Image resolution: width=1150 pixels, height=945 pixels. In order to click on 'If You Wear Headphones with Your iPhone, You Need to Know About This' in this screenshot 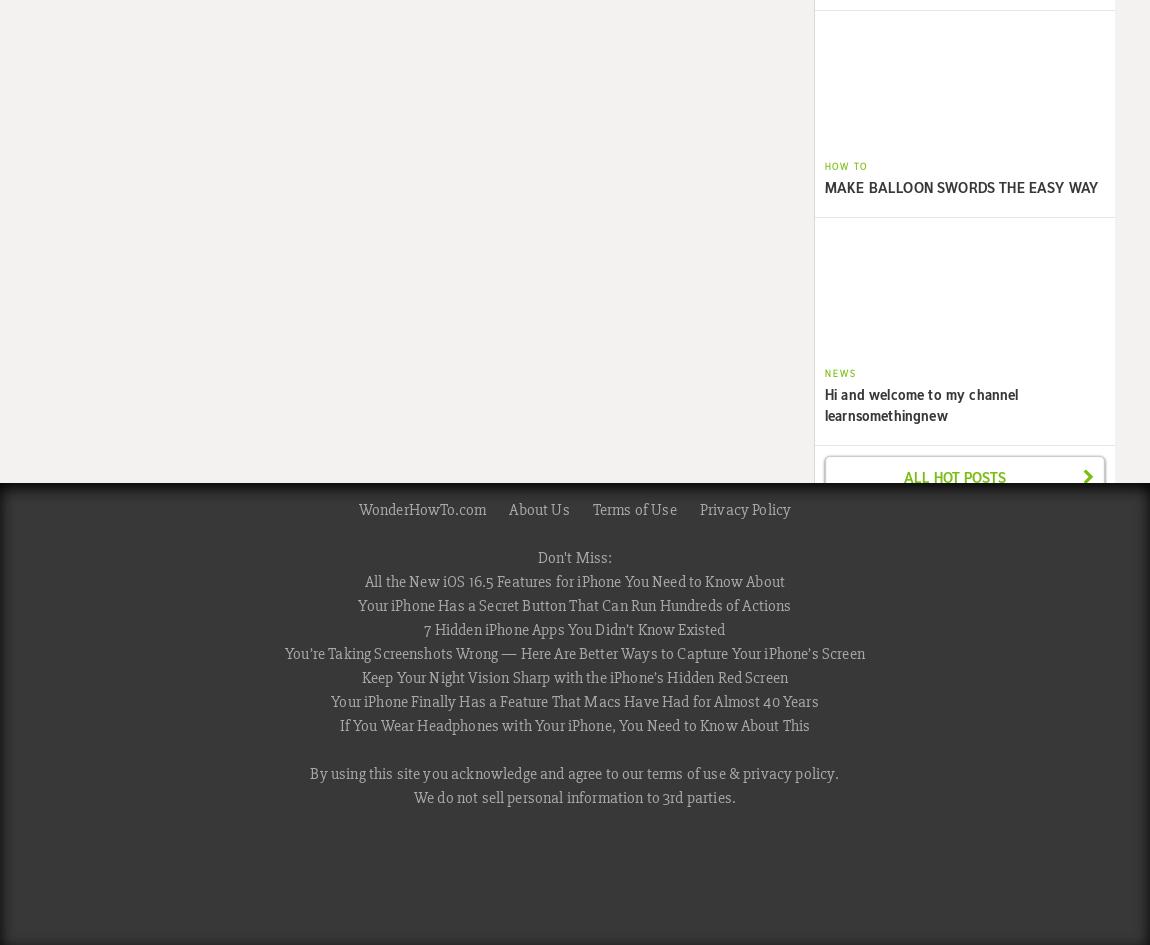, I will do `click(574, 725)`.